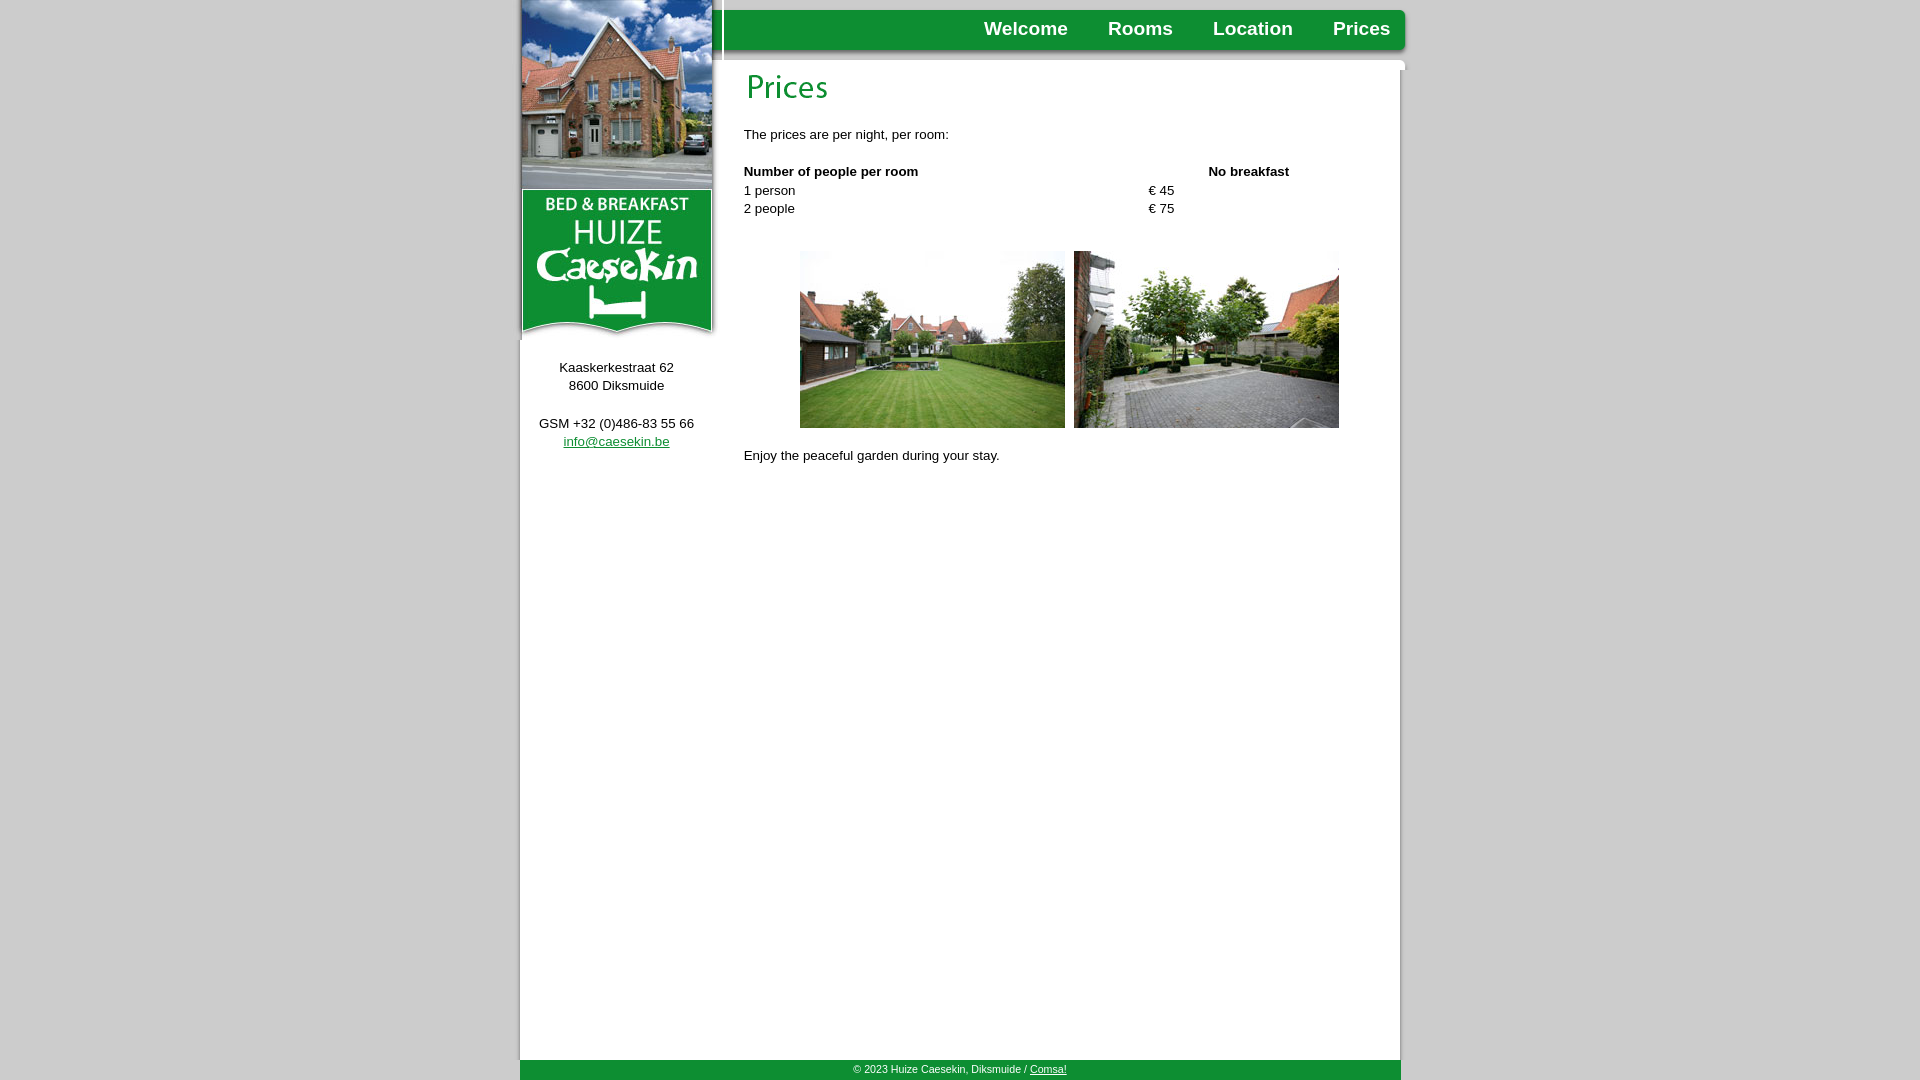 The width and height of the screenshot is (1920, 1080). I want to click on 'Prices', so click(1333, 28).